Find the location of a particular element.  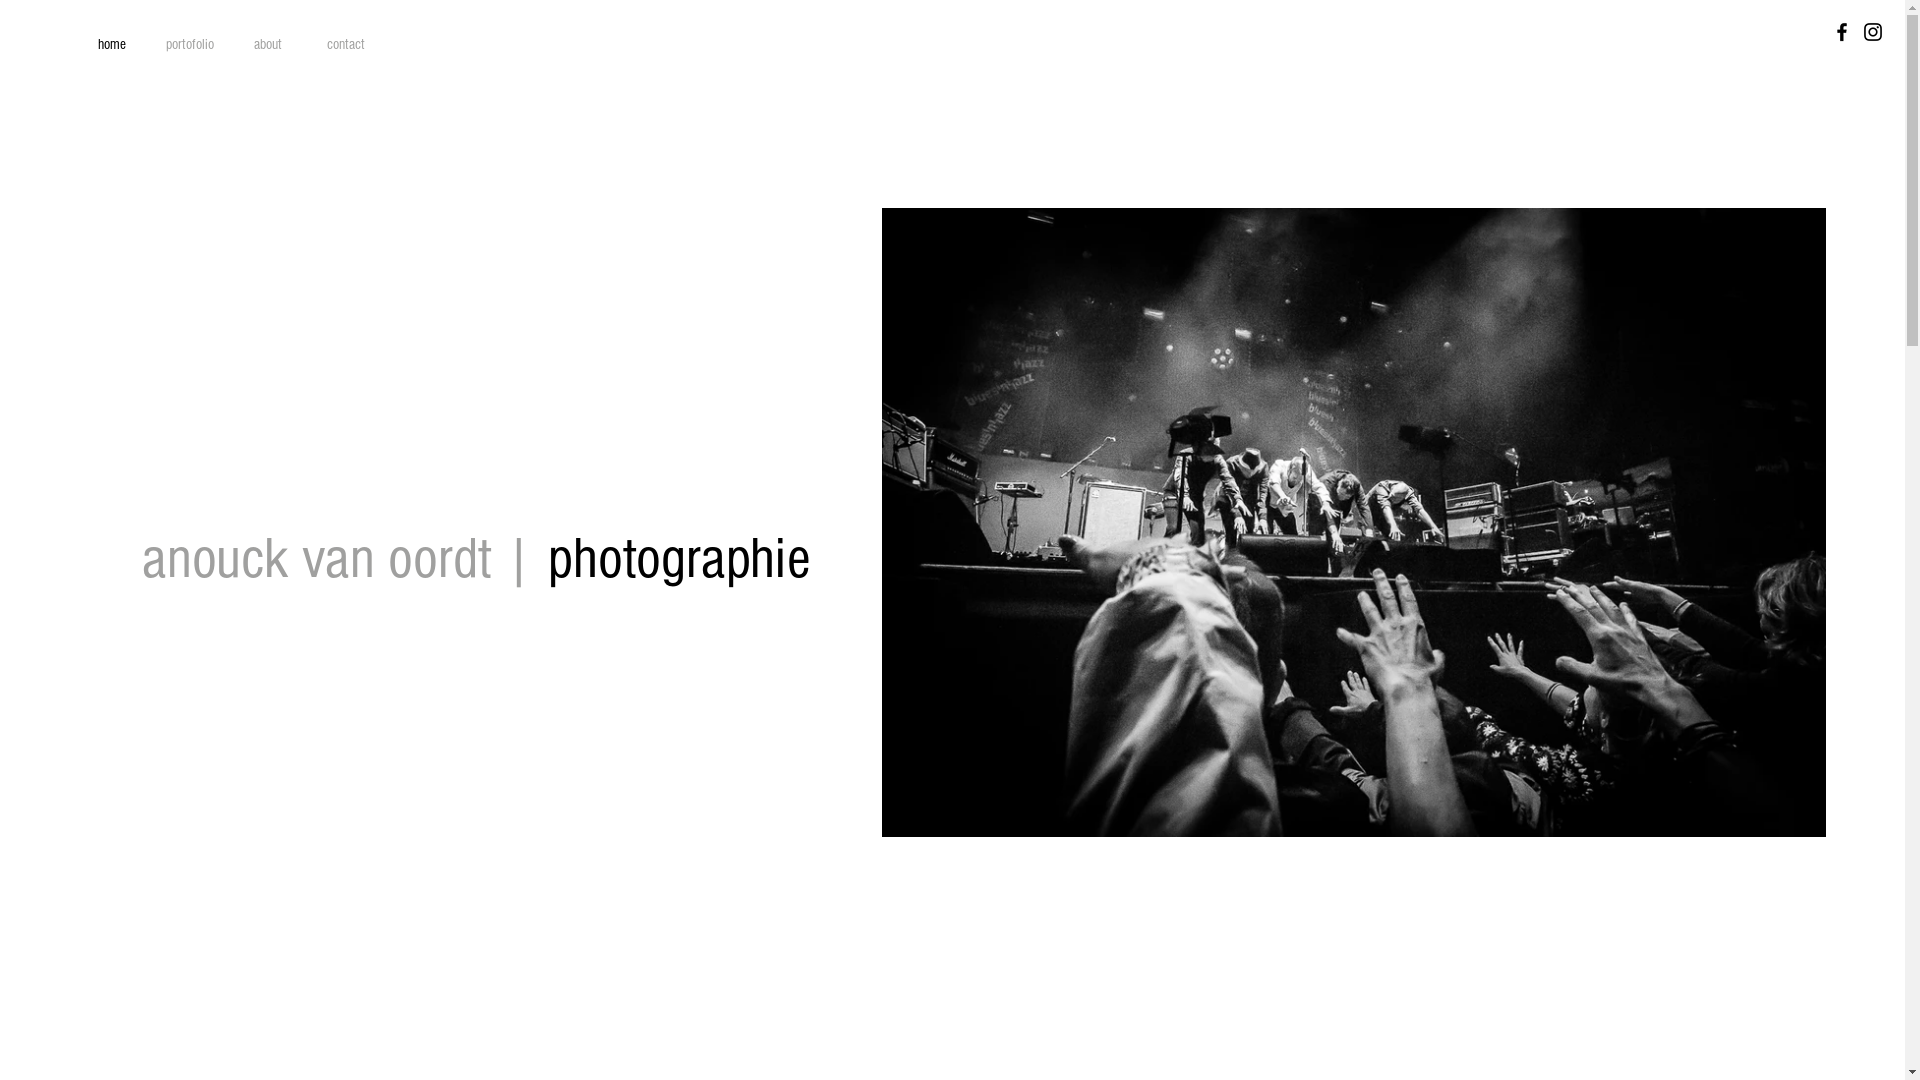

'portofolio' is located at coordinates (190, 45).